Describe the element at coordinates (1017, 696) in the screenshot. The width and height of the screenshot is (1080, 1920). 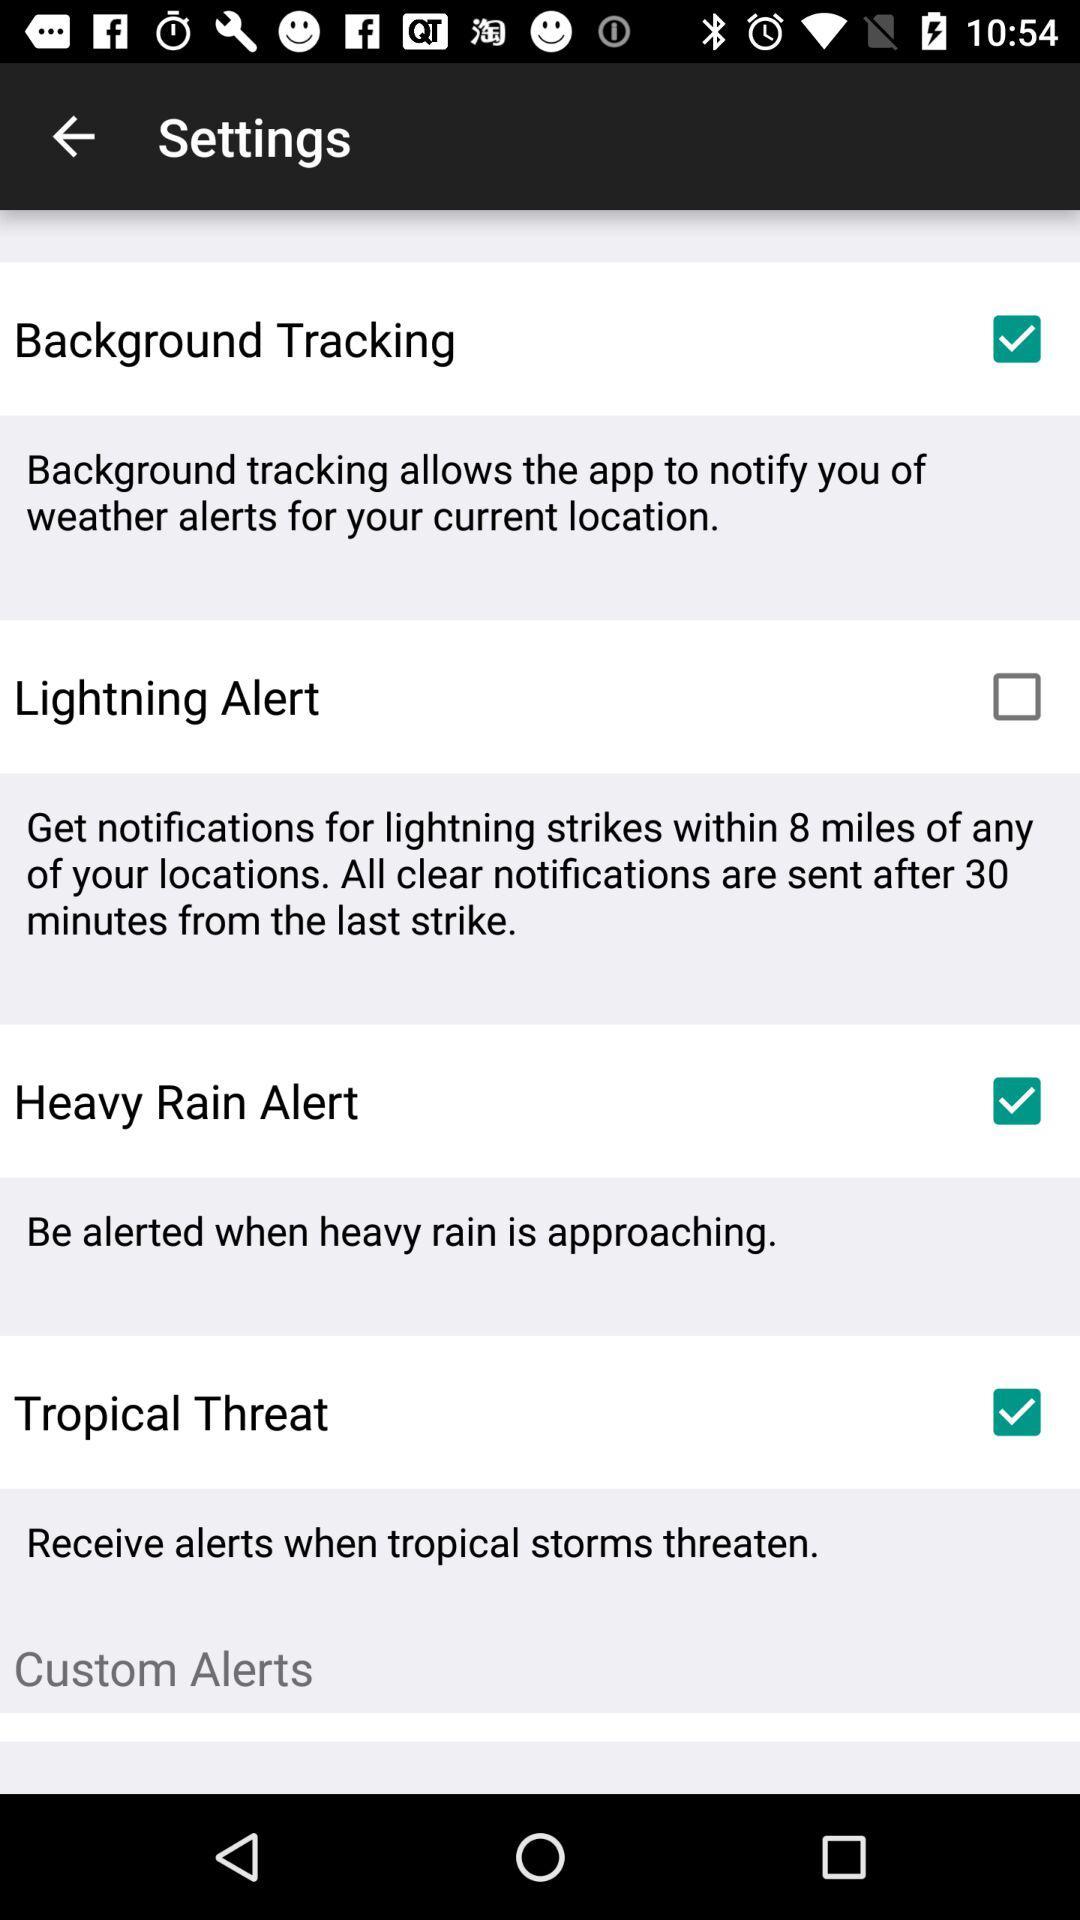
I see `tick the box` at that location.